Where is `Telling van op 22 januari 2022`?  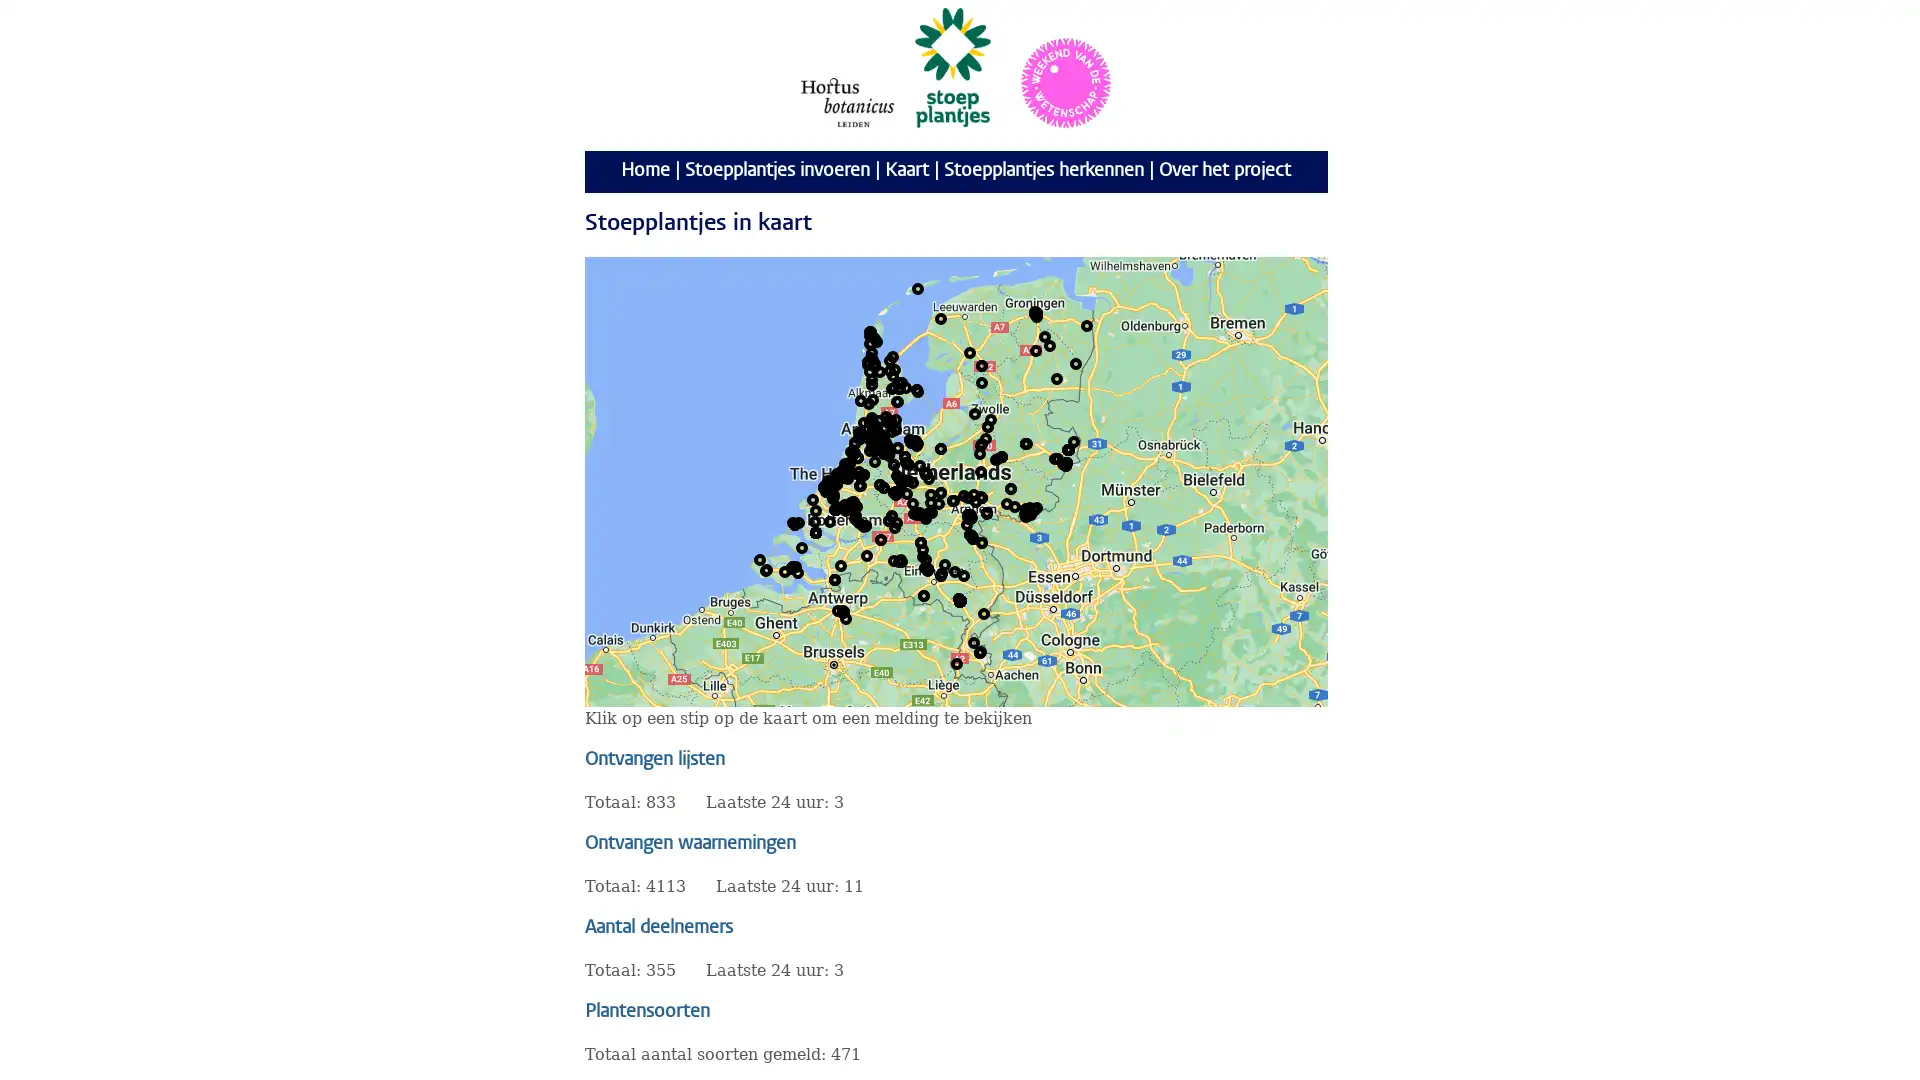 Telling van op 22 januari 2022 is located at coordinates (825, 489).